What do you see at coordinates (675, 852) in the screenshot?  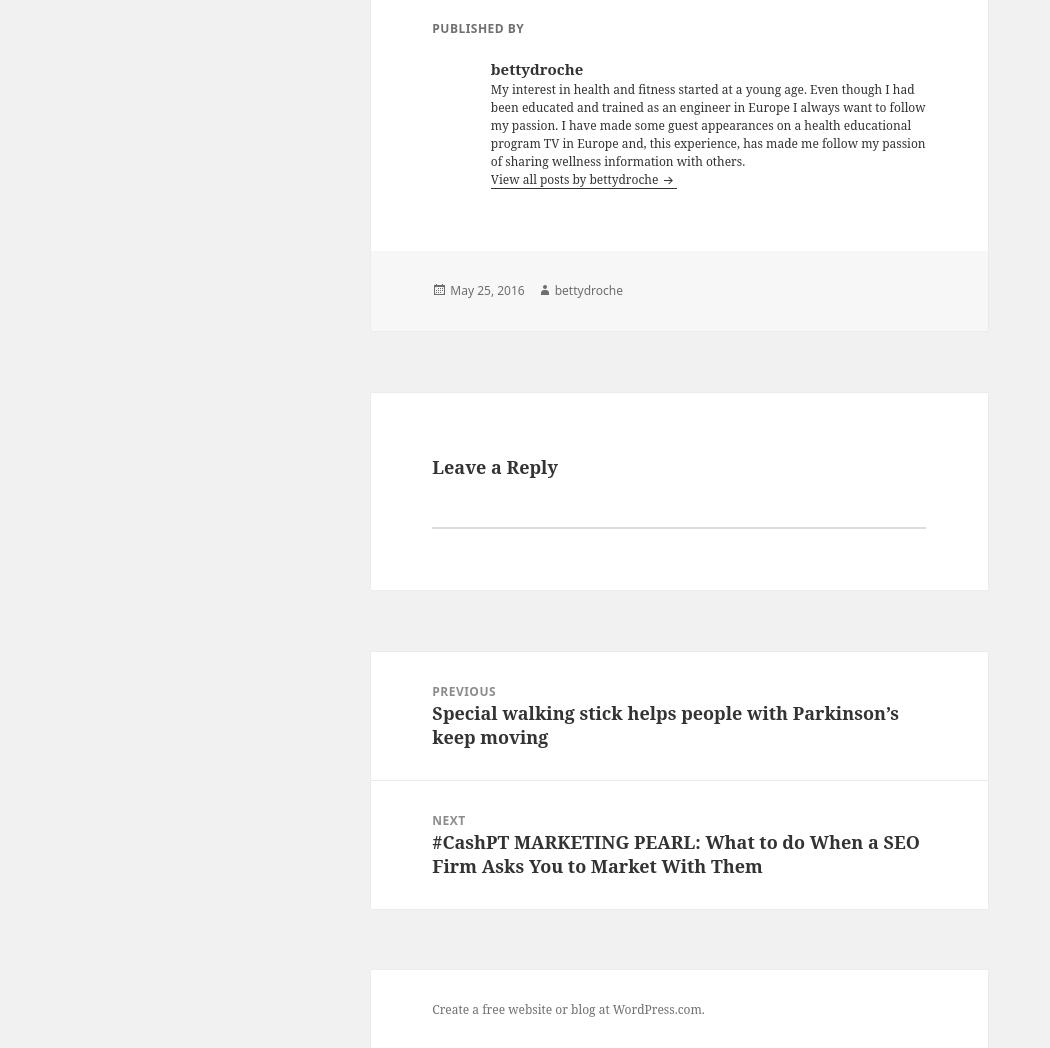 I see `'#CashPT MARKETING PEARL: What to do When a SEO Firm Asks You to Market With Them'` at bounding box center [675, 852].